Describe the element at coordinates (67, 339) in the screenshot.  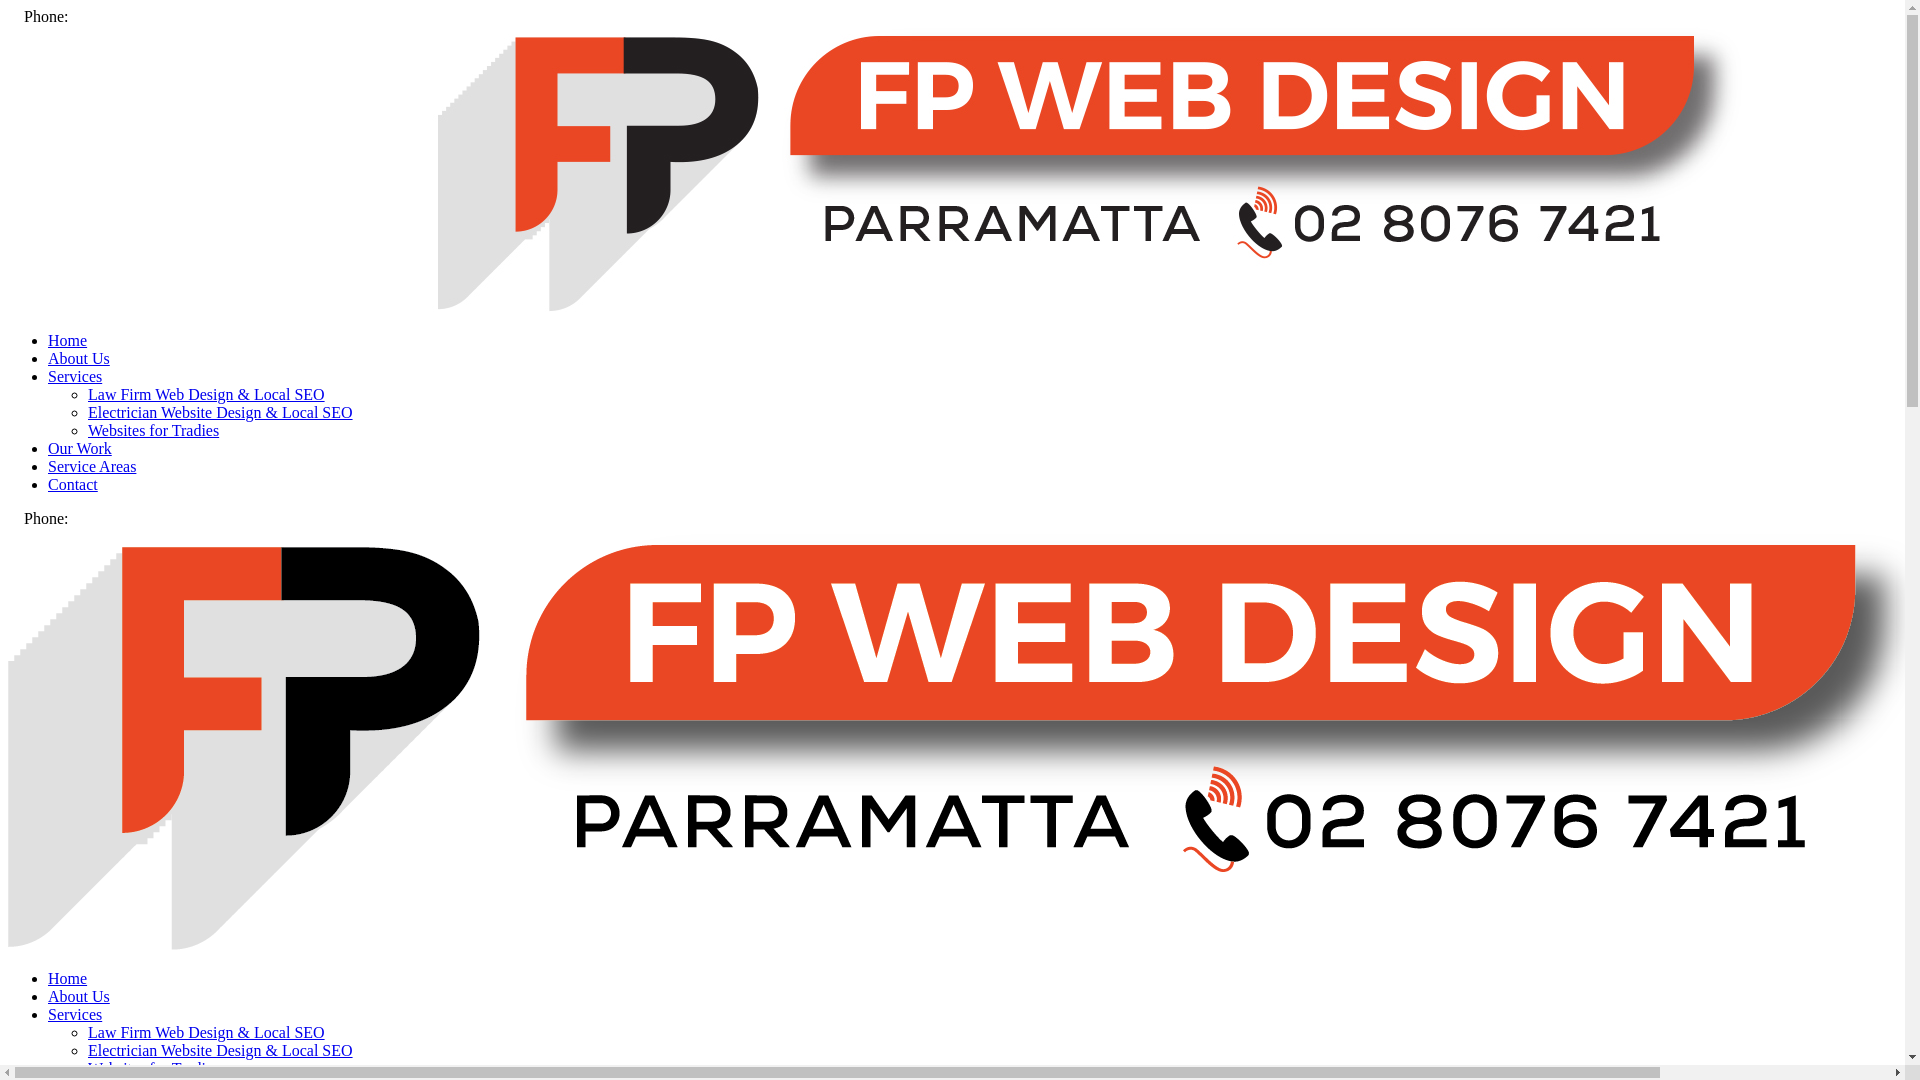
I see `'Home'` at that location.